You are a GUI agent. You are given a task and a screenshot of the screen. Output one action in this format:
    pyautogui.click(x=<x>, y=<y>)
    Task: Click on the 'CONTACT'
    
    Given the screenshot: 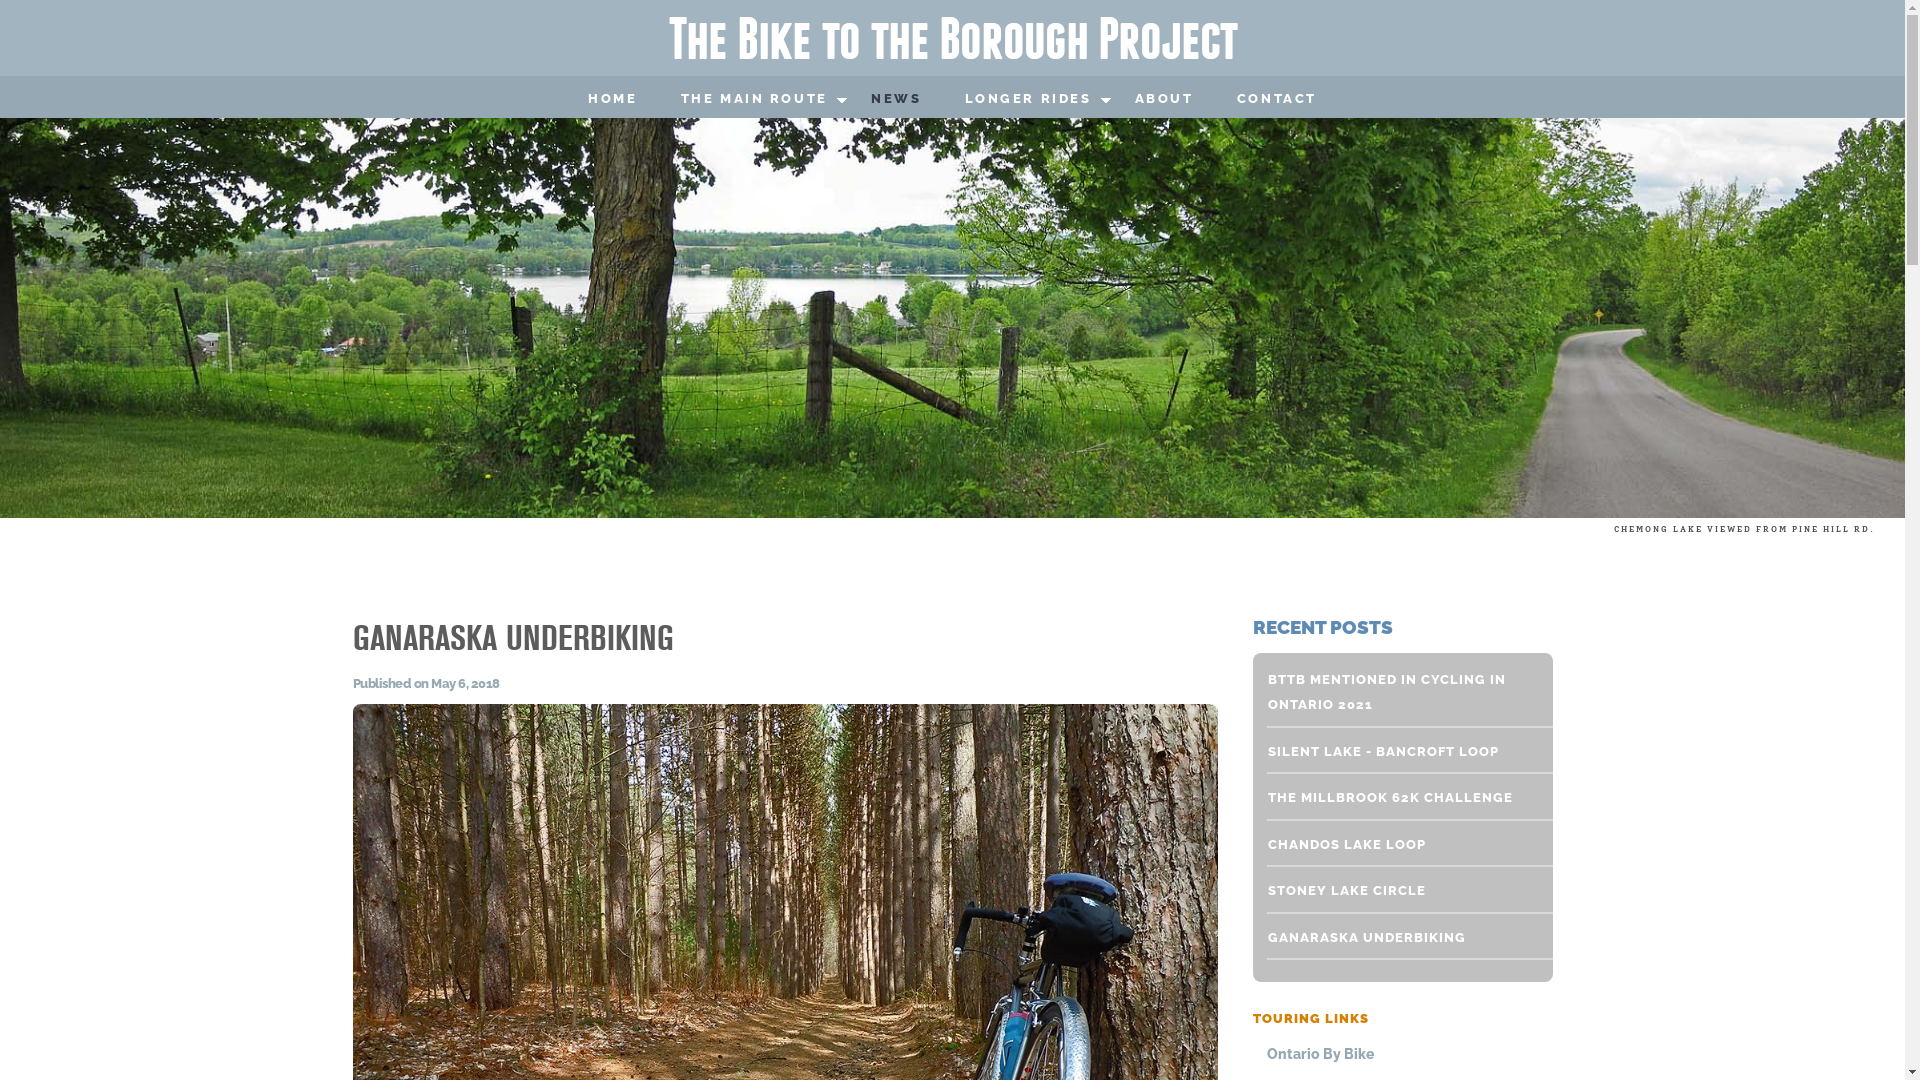 What is the action you would take?
    pyautogui.click(x=1223, y=99)
    